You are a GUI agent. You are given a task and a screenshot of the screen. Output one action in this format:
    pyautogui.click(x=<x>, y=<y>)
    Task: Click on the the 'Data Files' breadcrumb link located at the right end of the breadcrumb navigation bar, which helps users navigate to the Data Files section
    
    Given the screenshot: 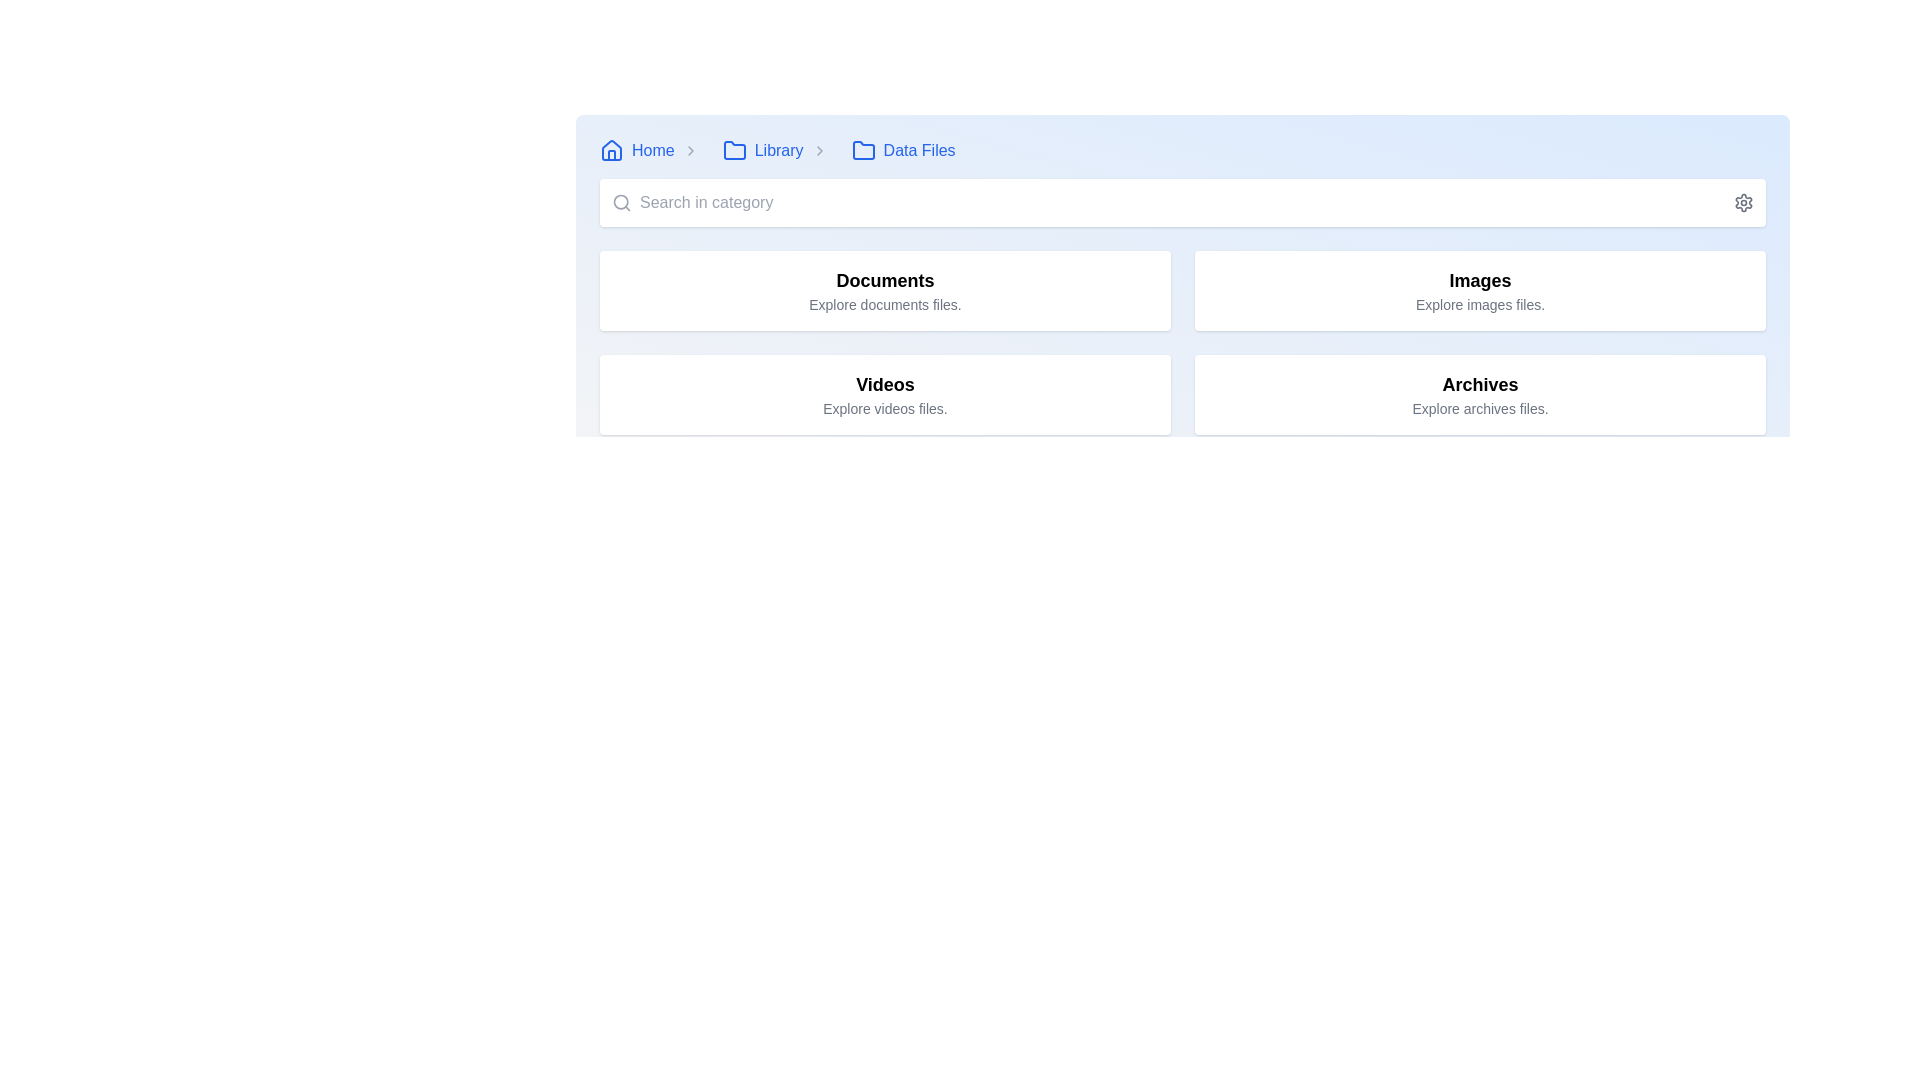 What is the action you would take?
    pyautogui.click(x=918, y=149)
    